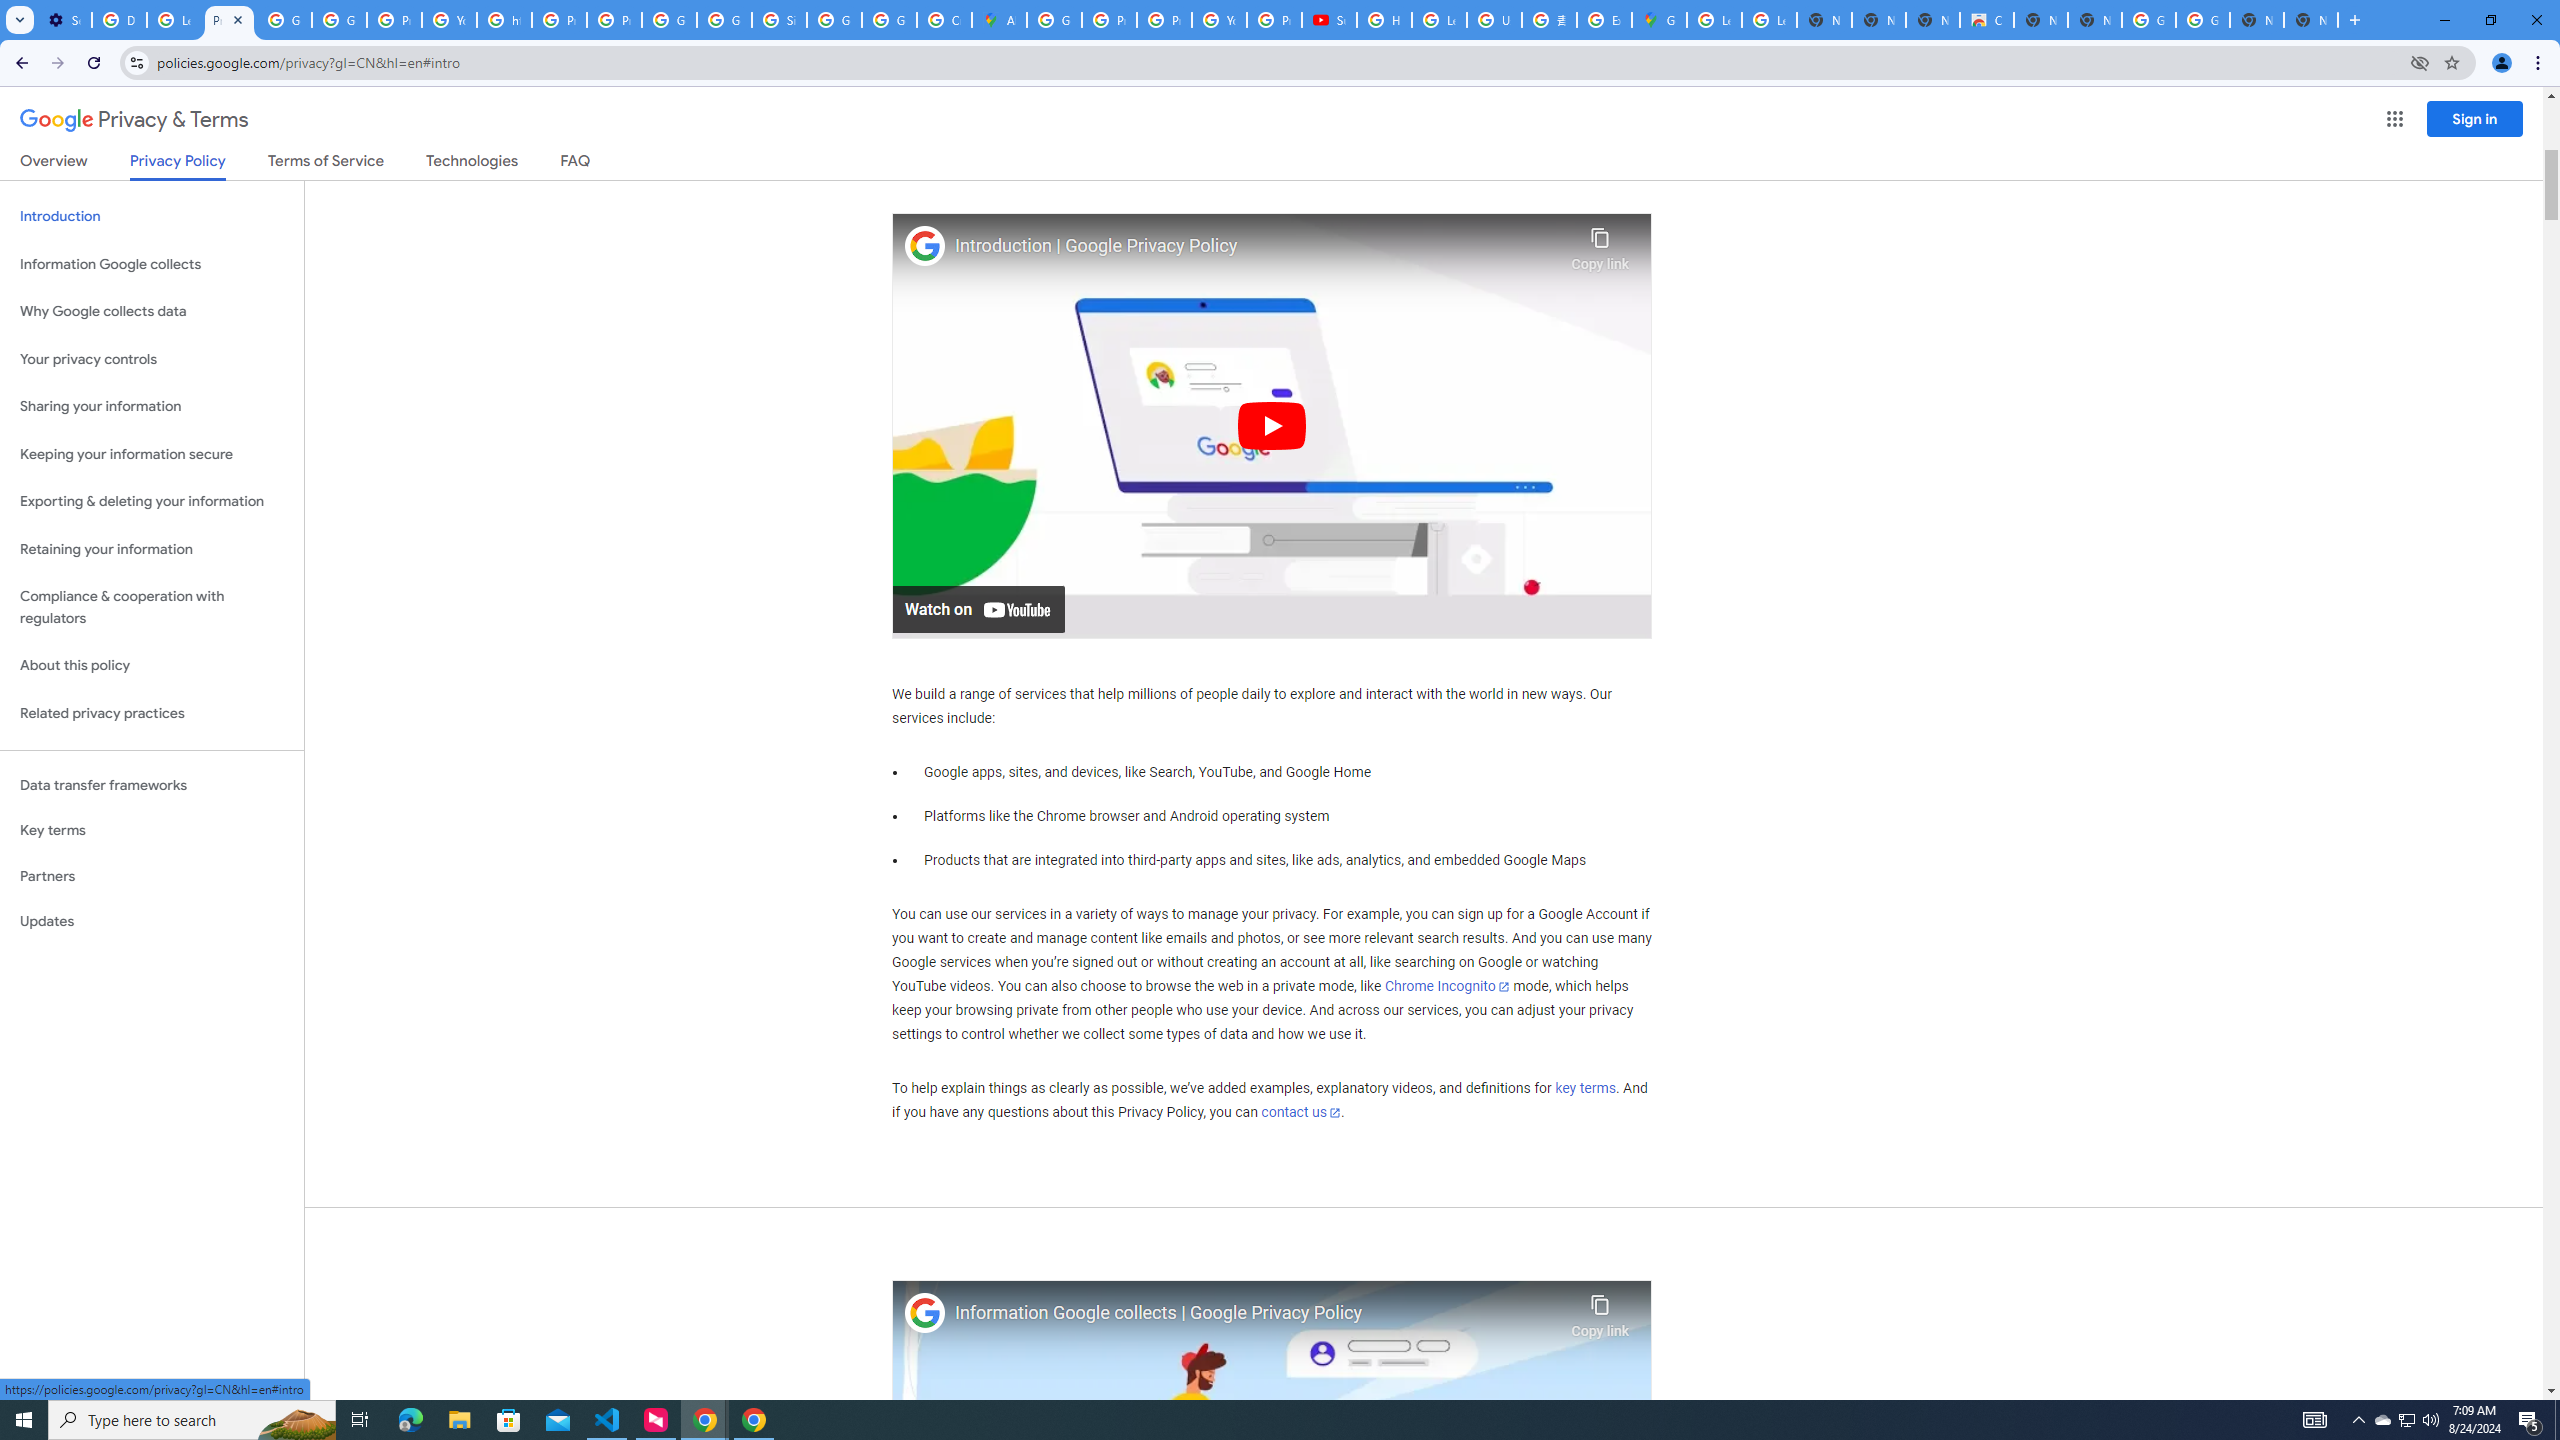  Describe the element at coordinates (1257, 245) in the screenshot. I see `'Introduction | Google Privacy Policy'` at that location.